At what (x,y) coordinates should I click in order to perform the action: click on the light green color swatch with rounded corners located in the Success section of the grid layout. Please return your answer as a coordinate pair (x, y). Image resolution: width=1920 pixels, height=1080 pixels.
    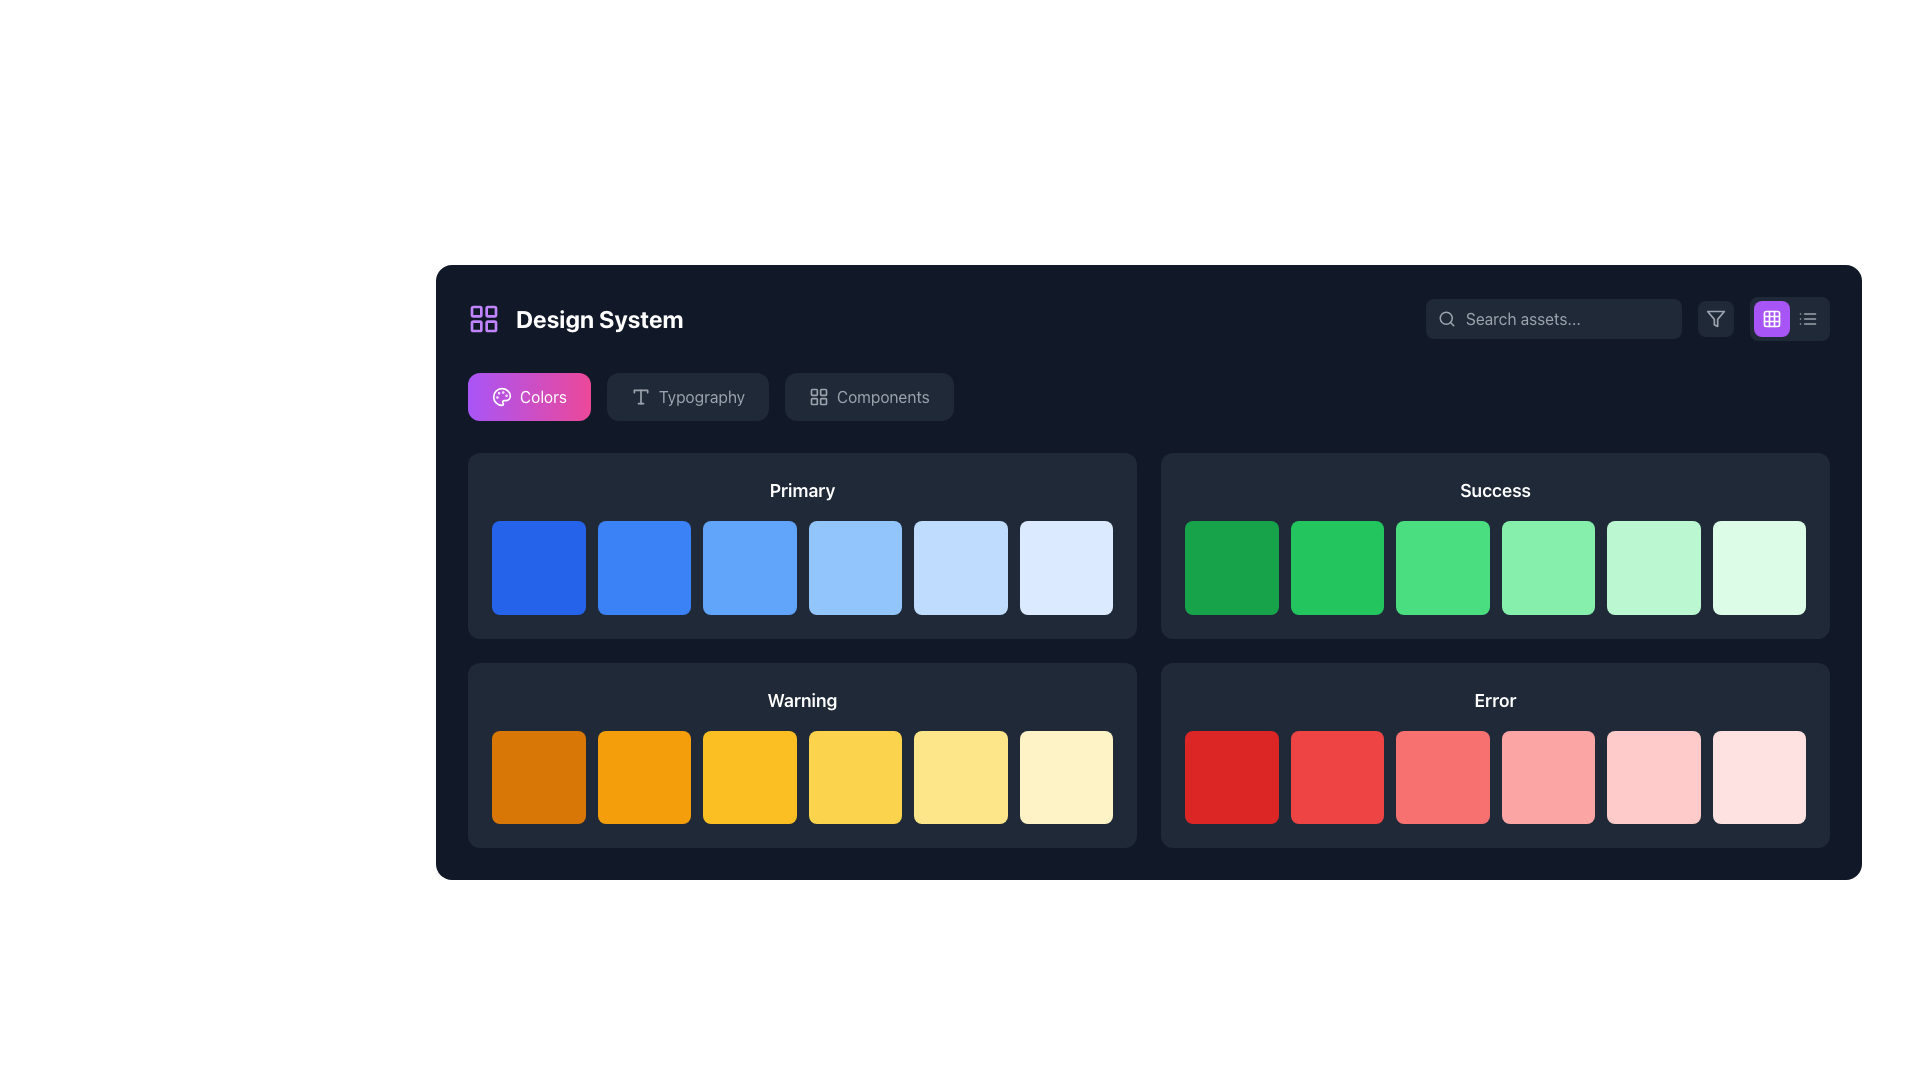
    Looking at the image, I should click on (1547, 567).